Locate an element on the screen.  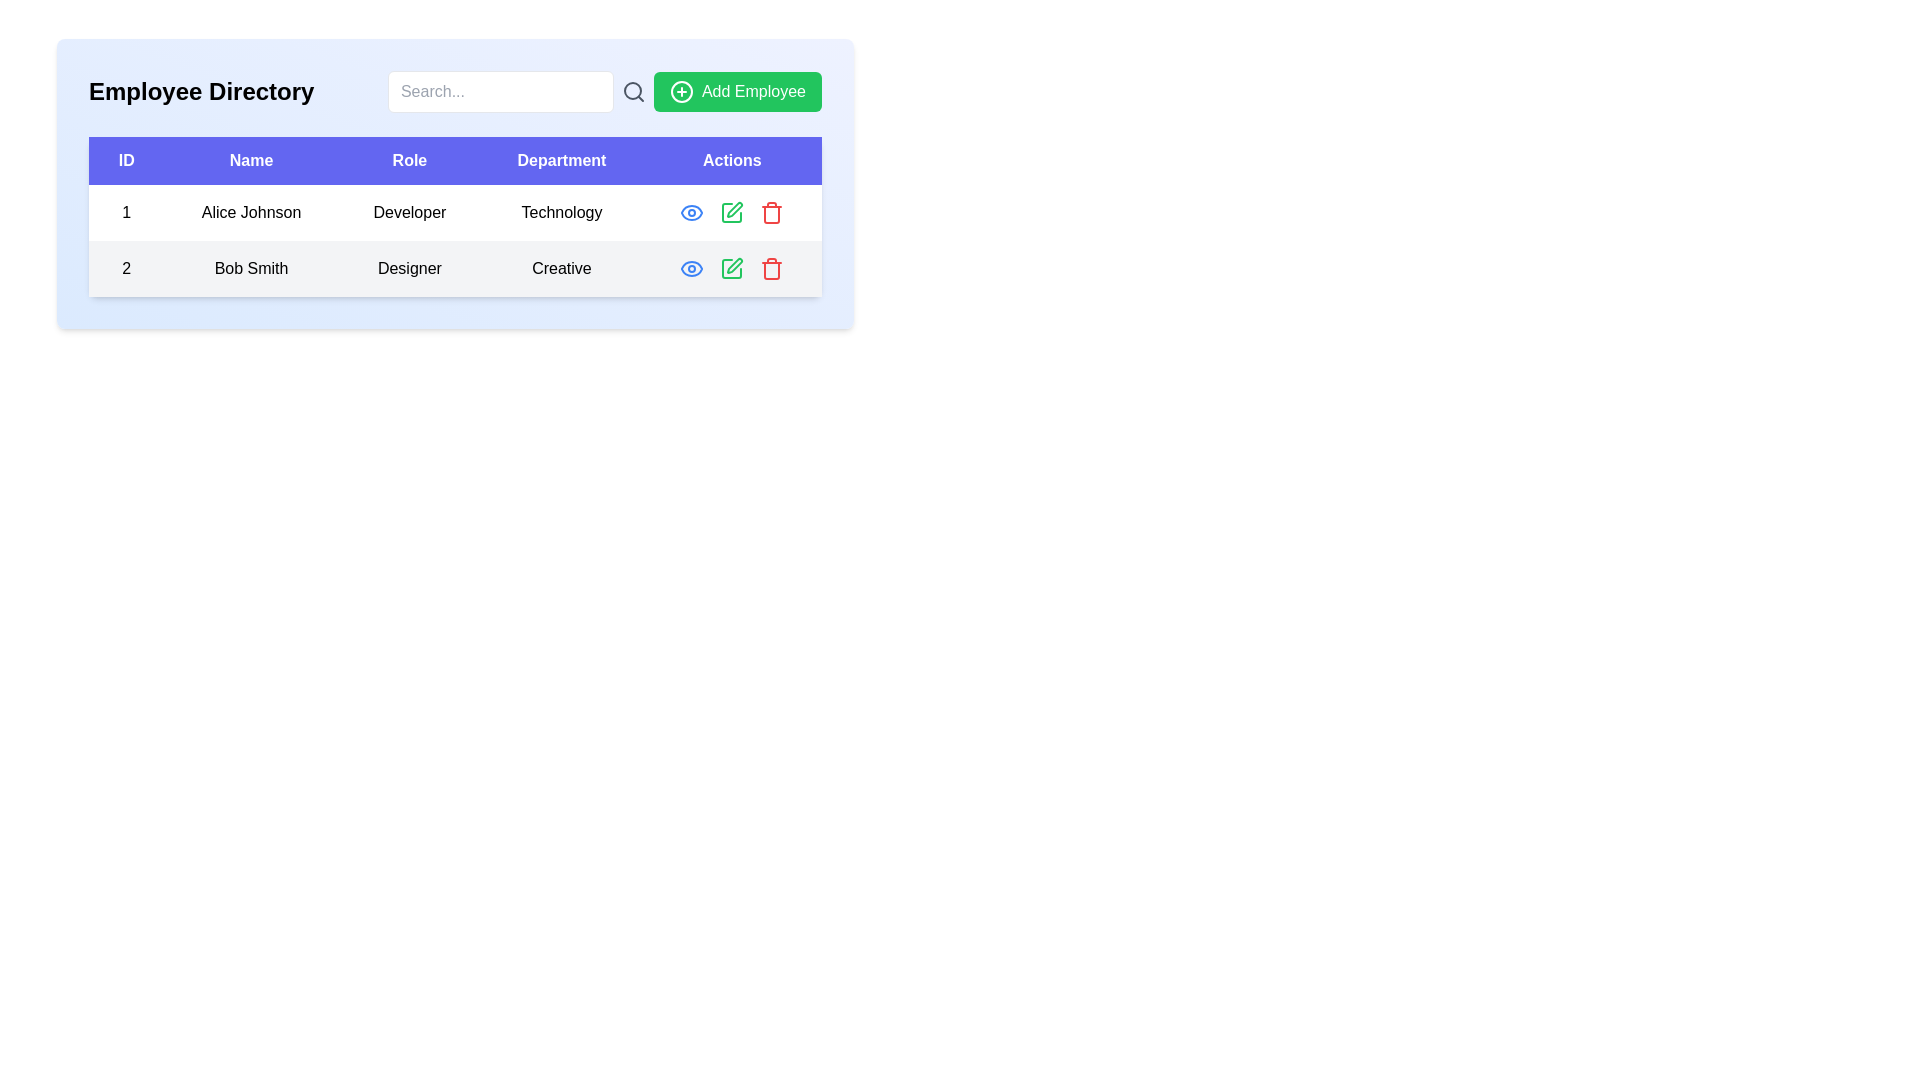
the table header cell labeled 'Role', which is styled with white text on a blue background and is located in the third column of the header row is located at coordinates (408, 160).